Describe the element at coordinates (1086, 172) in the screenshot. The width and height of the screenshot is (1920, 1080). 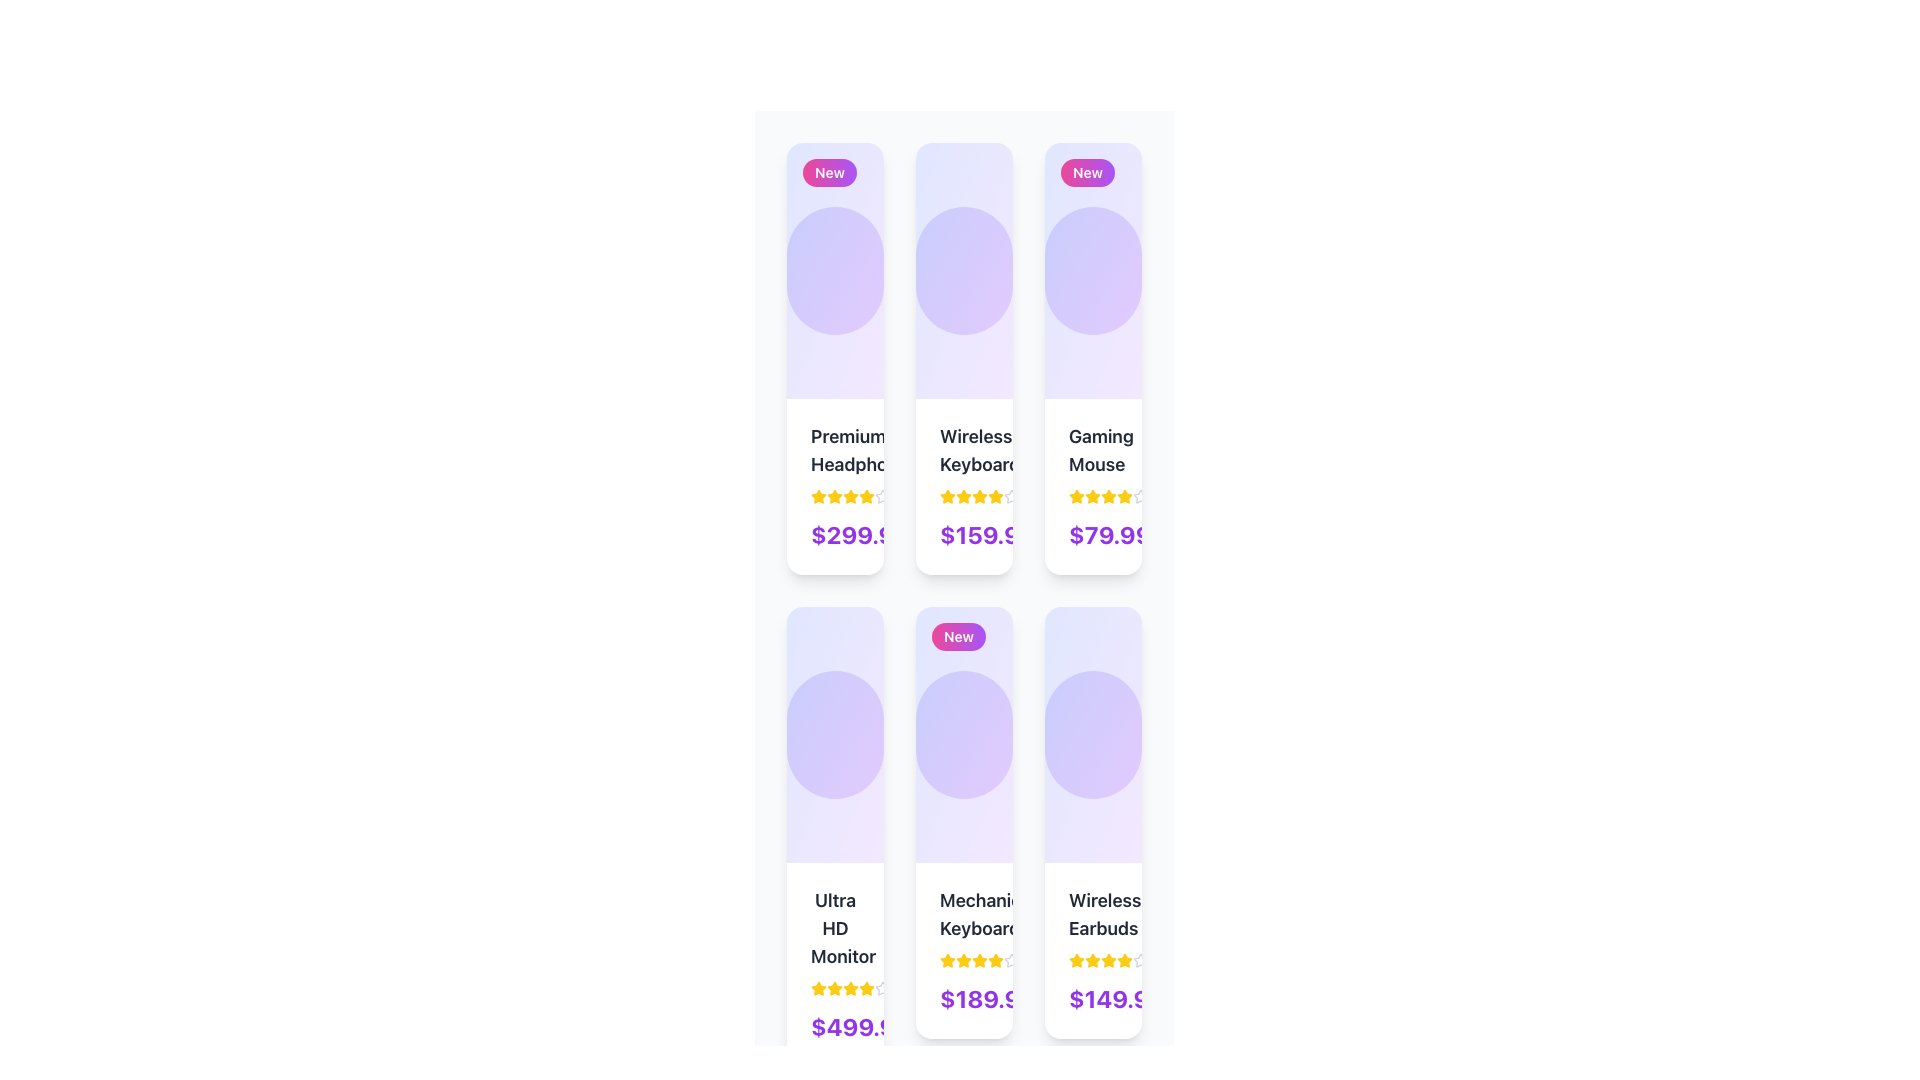
I see `the 'new' badge located in the top-left corner of the third card in a three-column layout, which serves as a label` at that location.